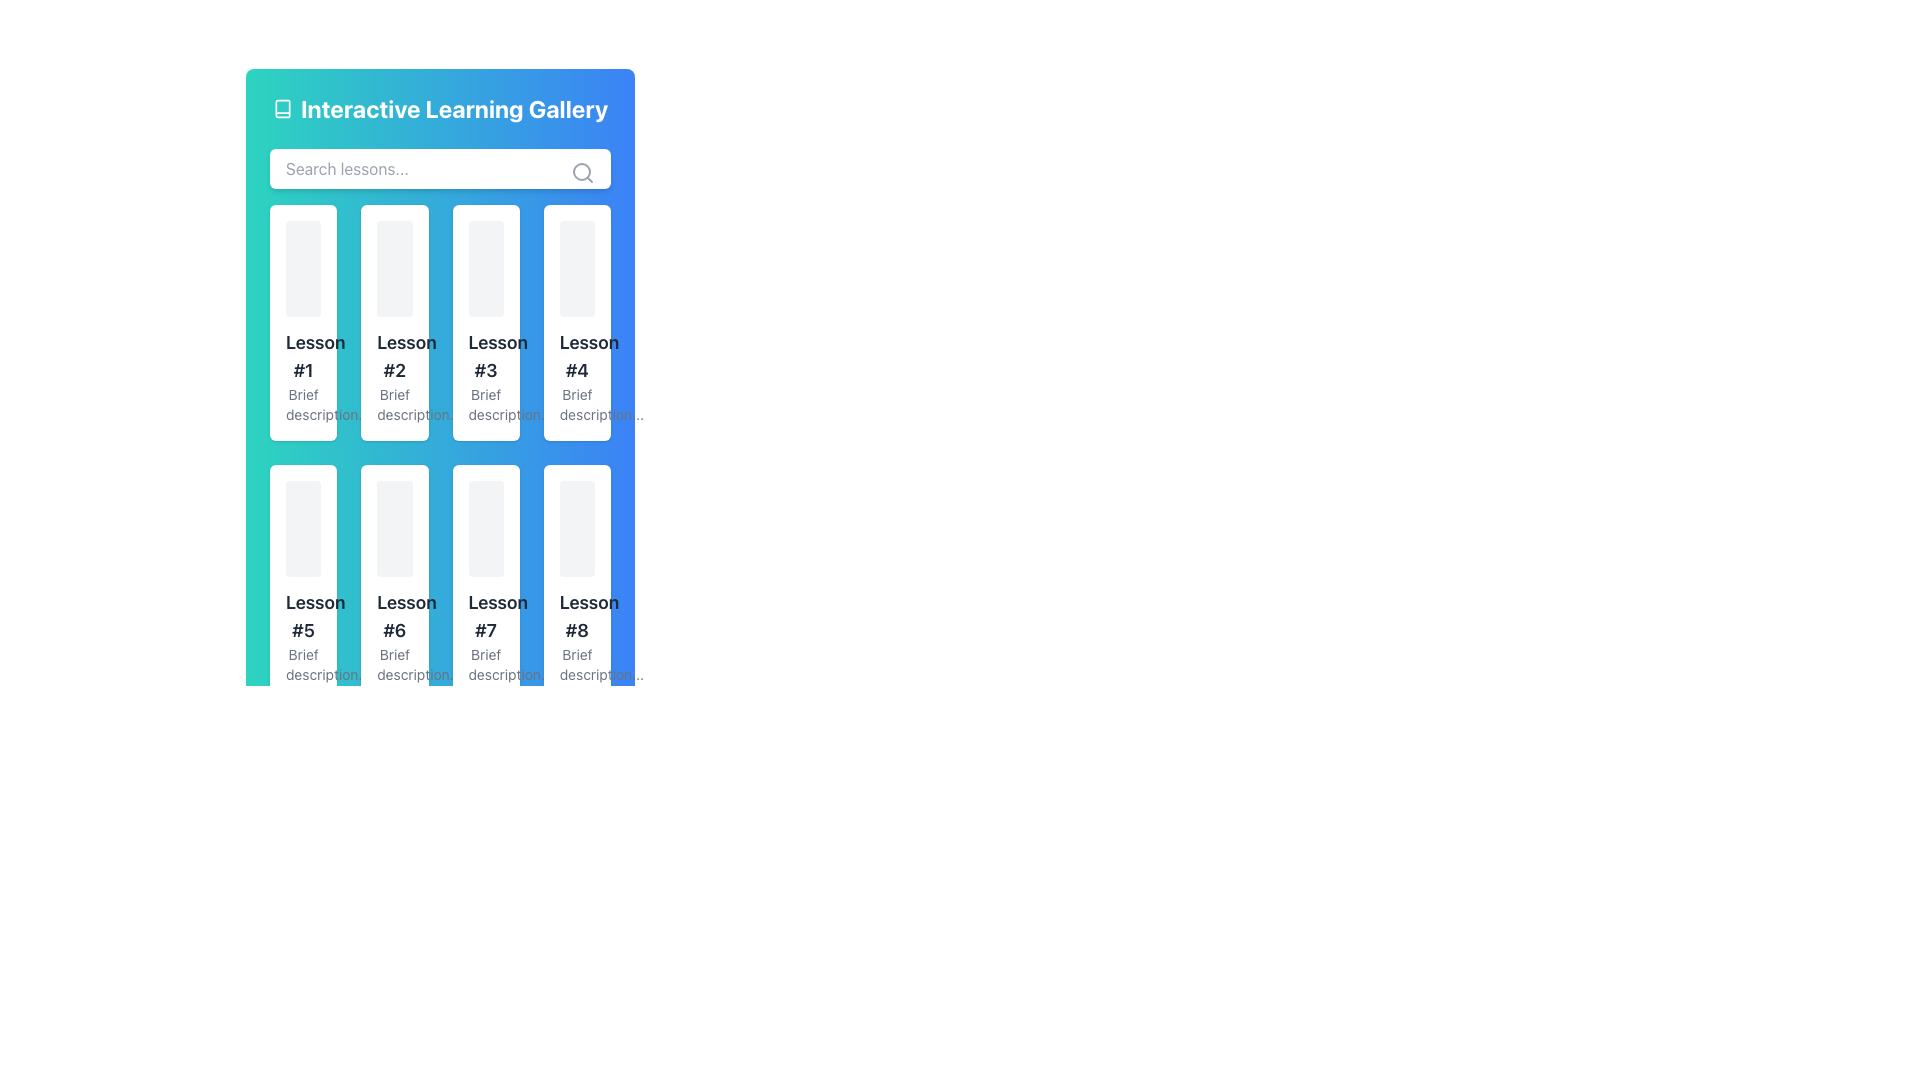 The width and height of the screenshot is (1920, 1080). Describe the element at coordinates (486, 356) in the screenshot. I see `text from the Text Label displaying 'Lesson #3' which is prominently styled in dark gray, located in the top row, third column of the grid layout` at that location.